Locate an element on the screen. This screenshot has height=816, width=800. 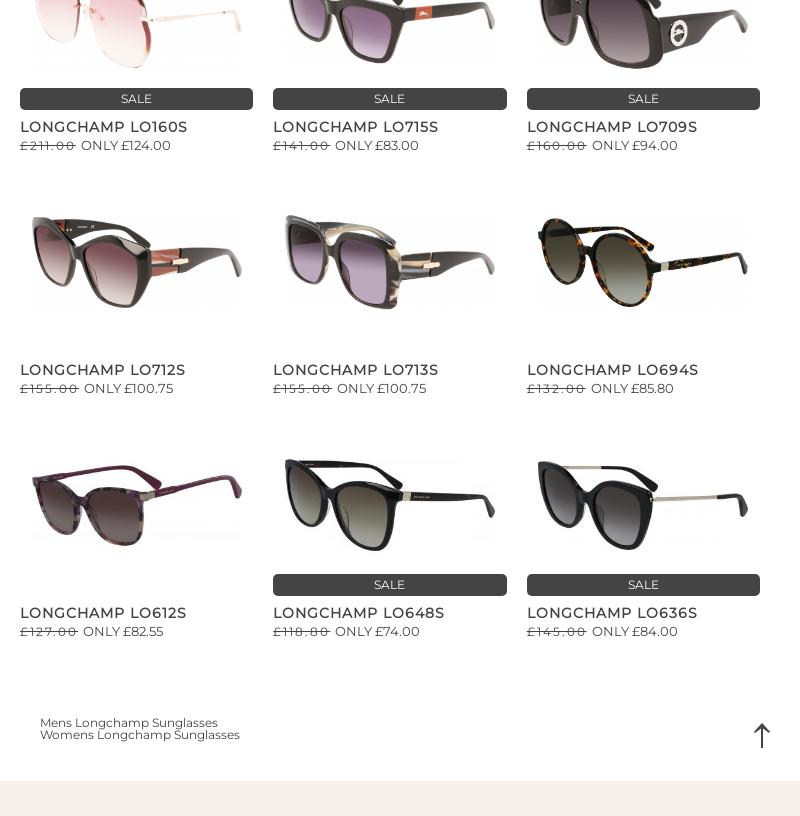
'Only £124.00' is located at coordinates (125, 144).